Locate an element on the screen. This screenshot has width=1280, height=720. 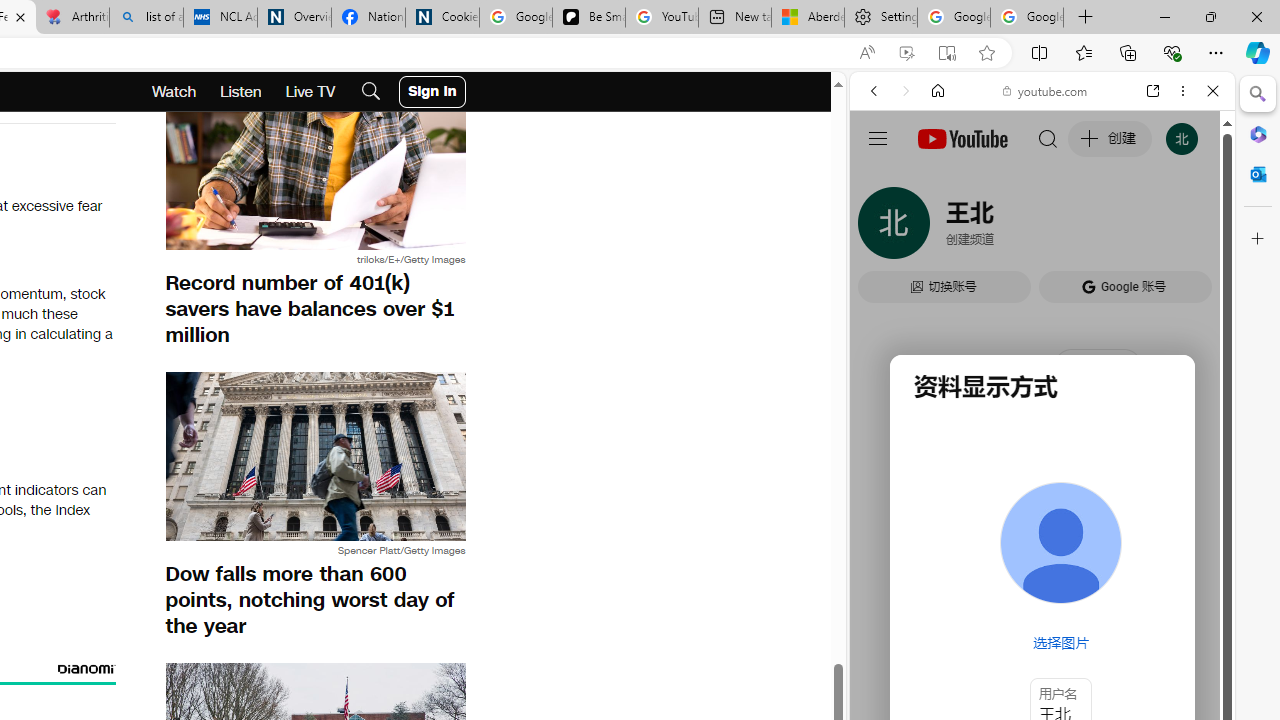
'youtube.com' is located at coordinates (1045, 91).